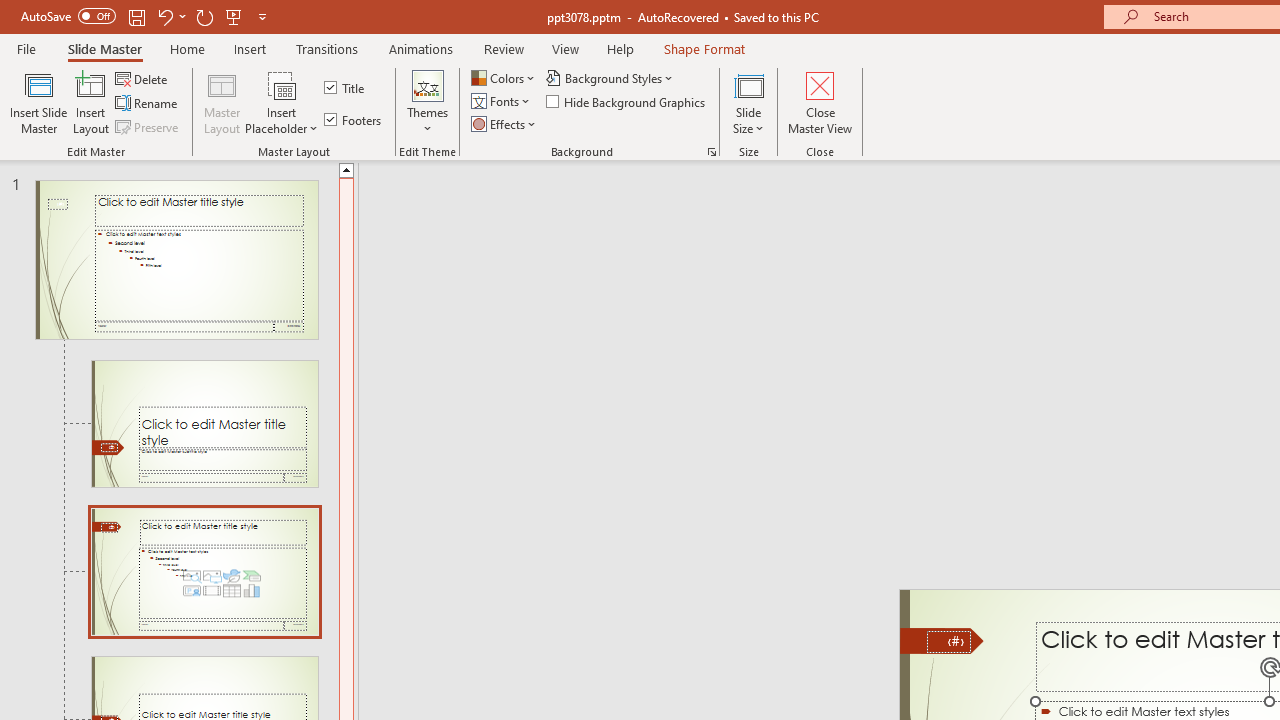  Describe the element at coordinates (281, 84) in the screenshot. I see `'Content'` at that location.